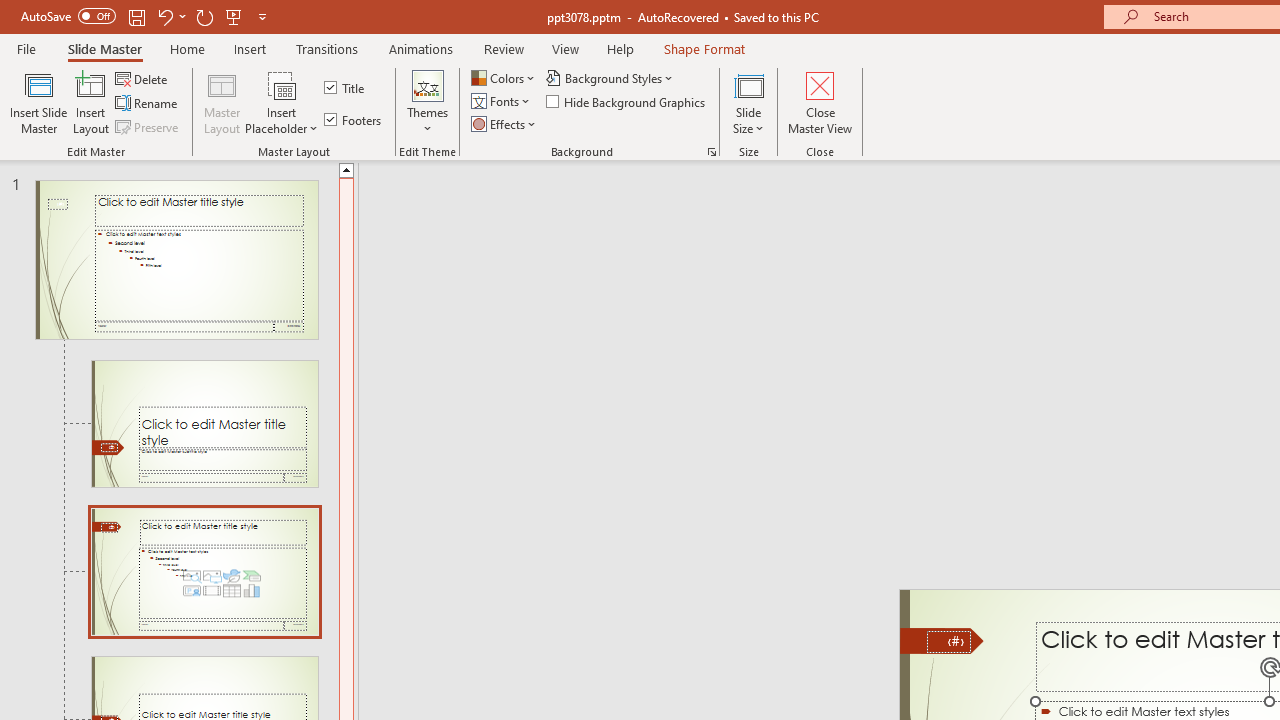  Describe the element at coordinates (281, 84) in the screenshot. I see `'Content'` at that location.